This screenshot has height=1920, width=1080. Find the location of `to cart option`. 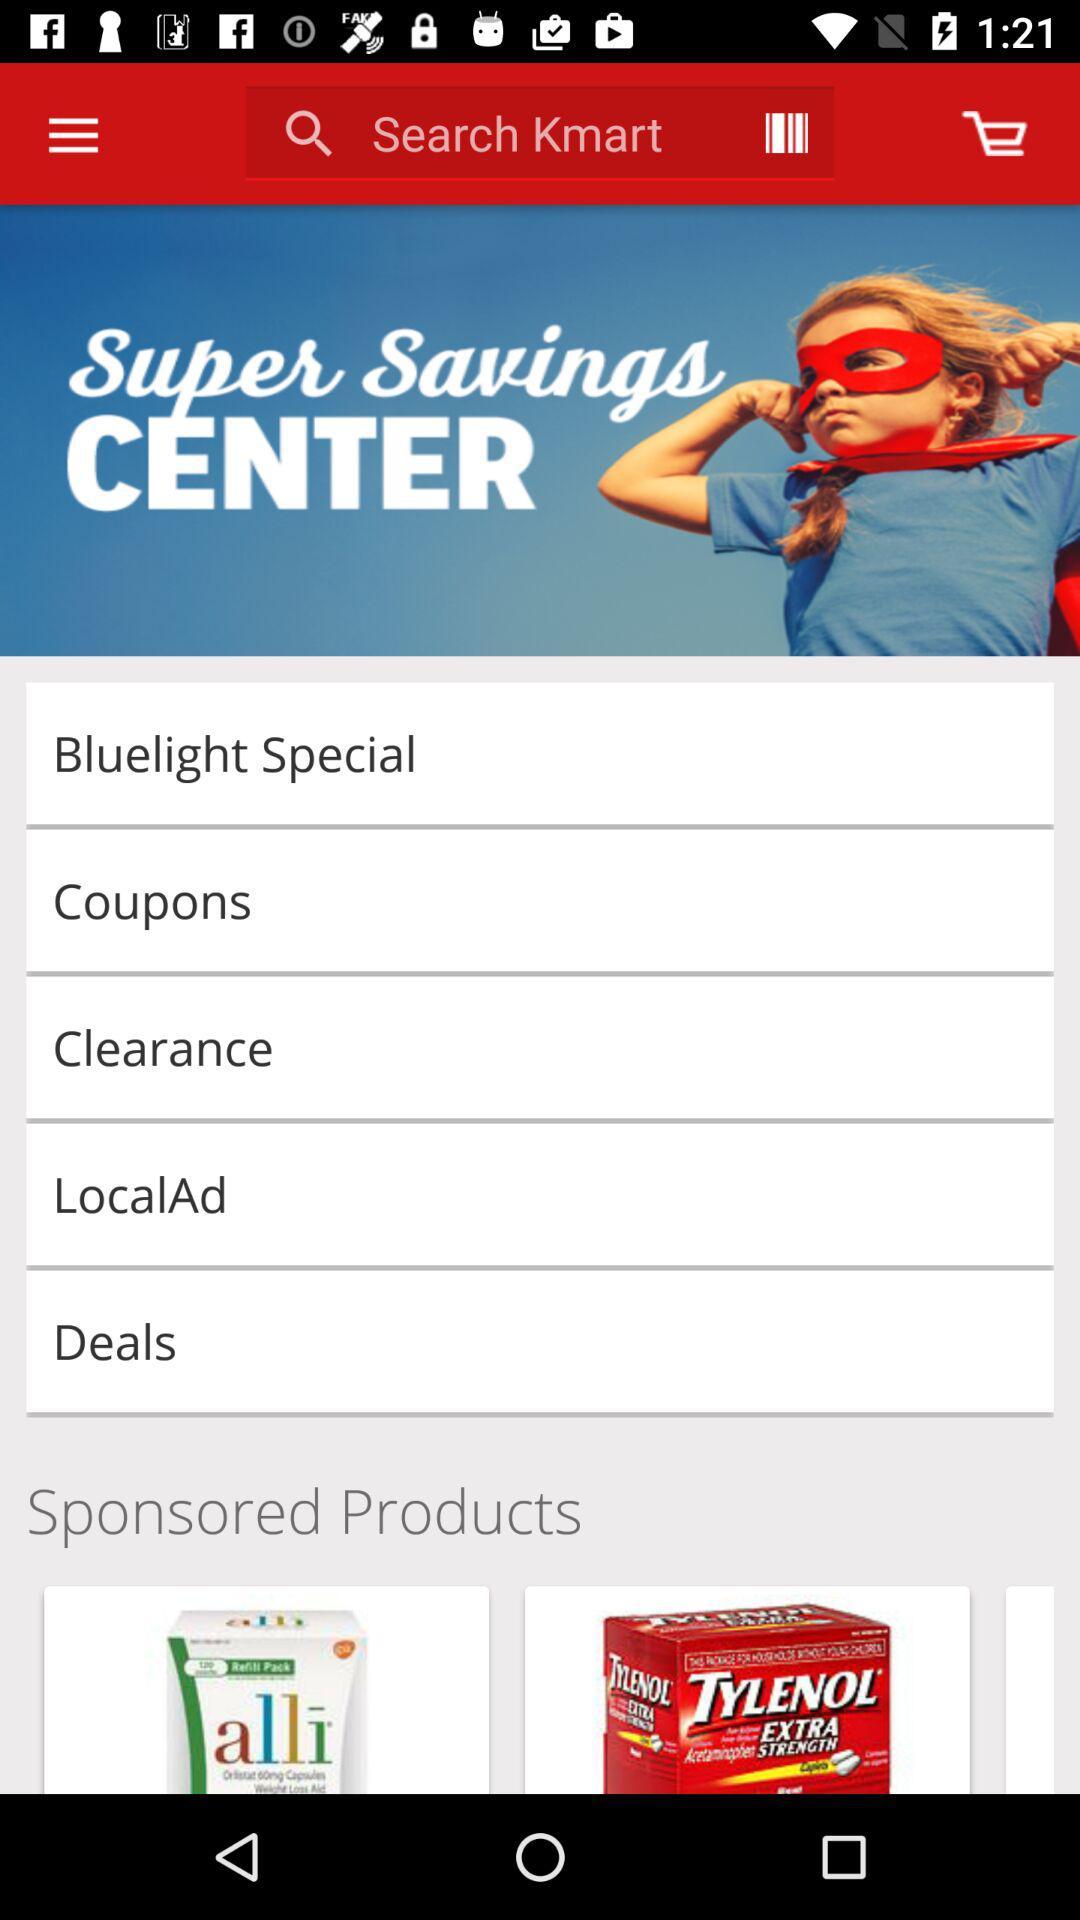

to cart option is located at coordinates (994, 132).